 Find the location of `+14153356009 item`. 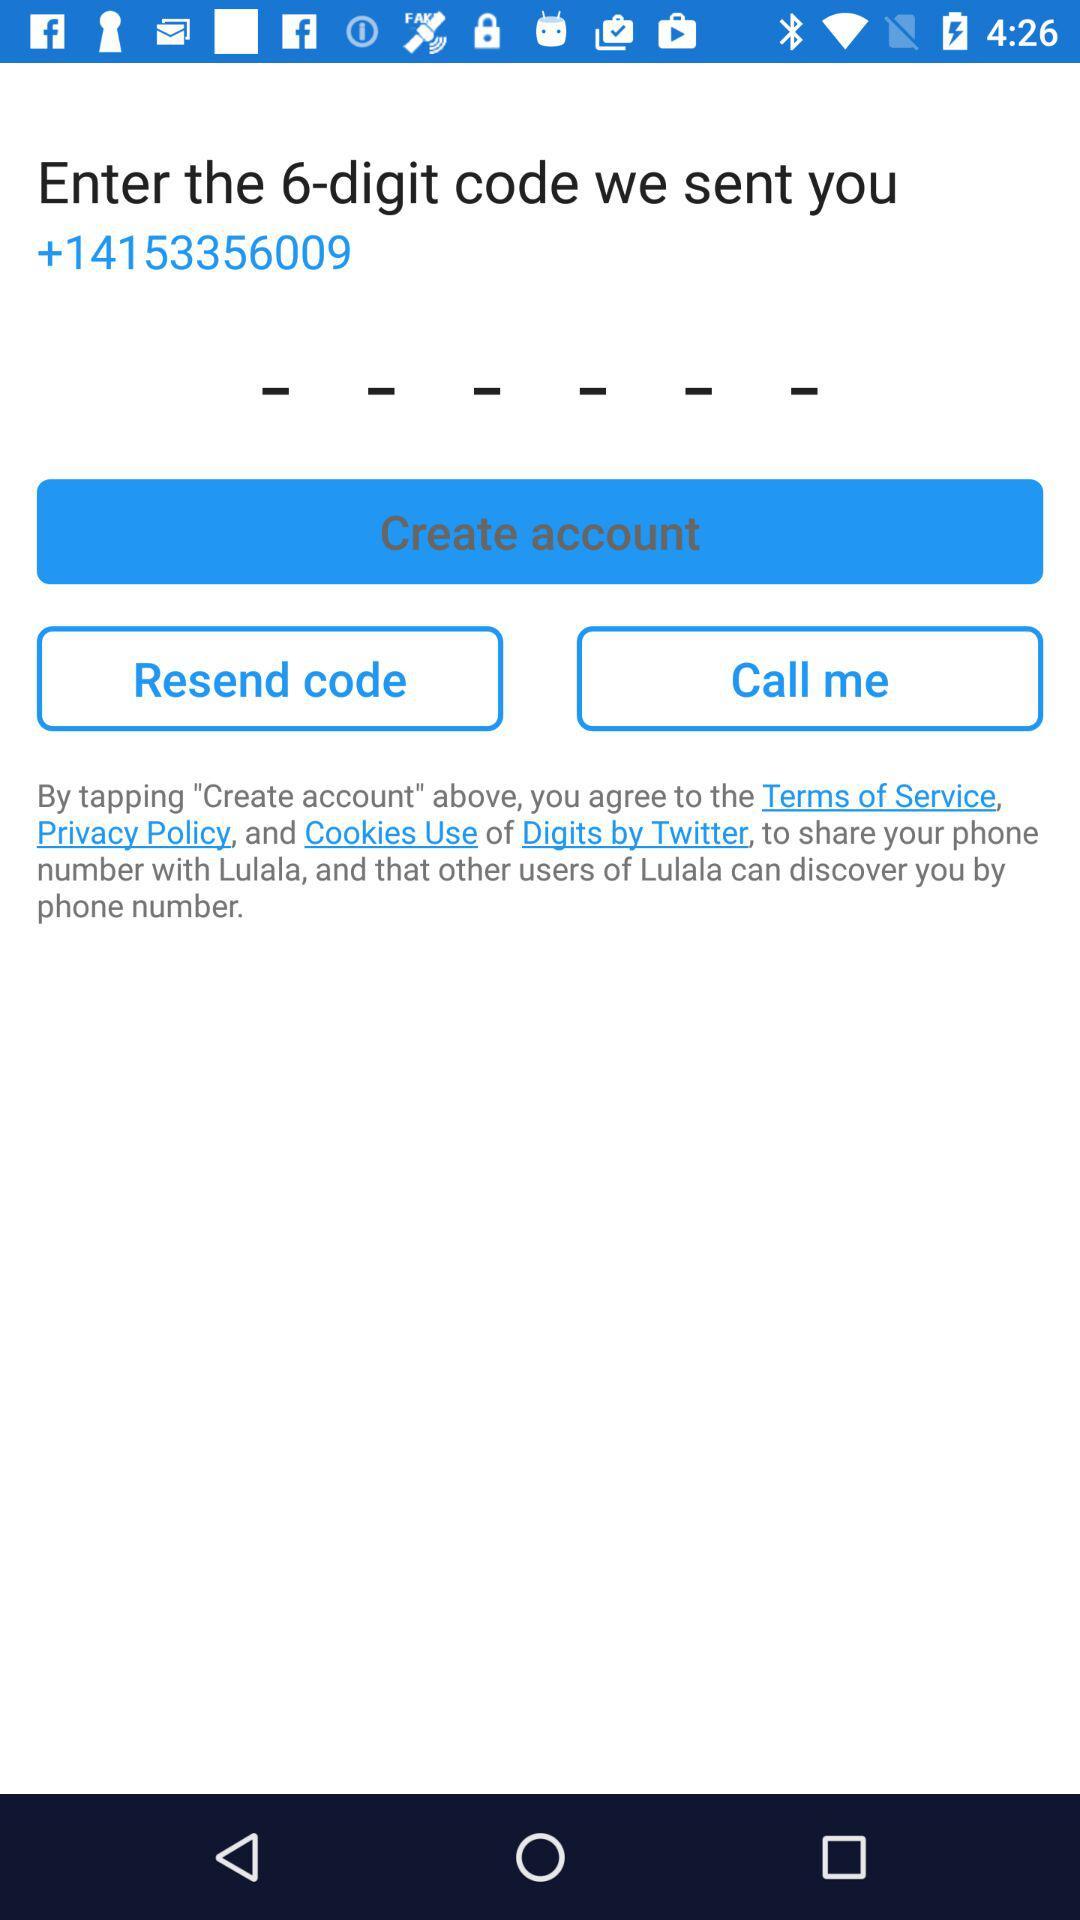

+14153356009 item is located at coordinates (540, 249).